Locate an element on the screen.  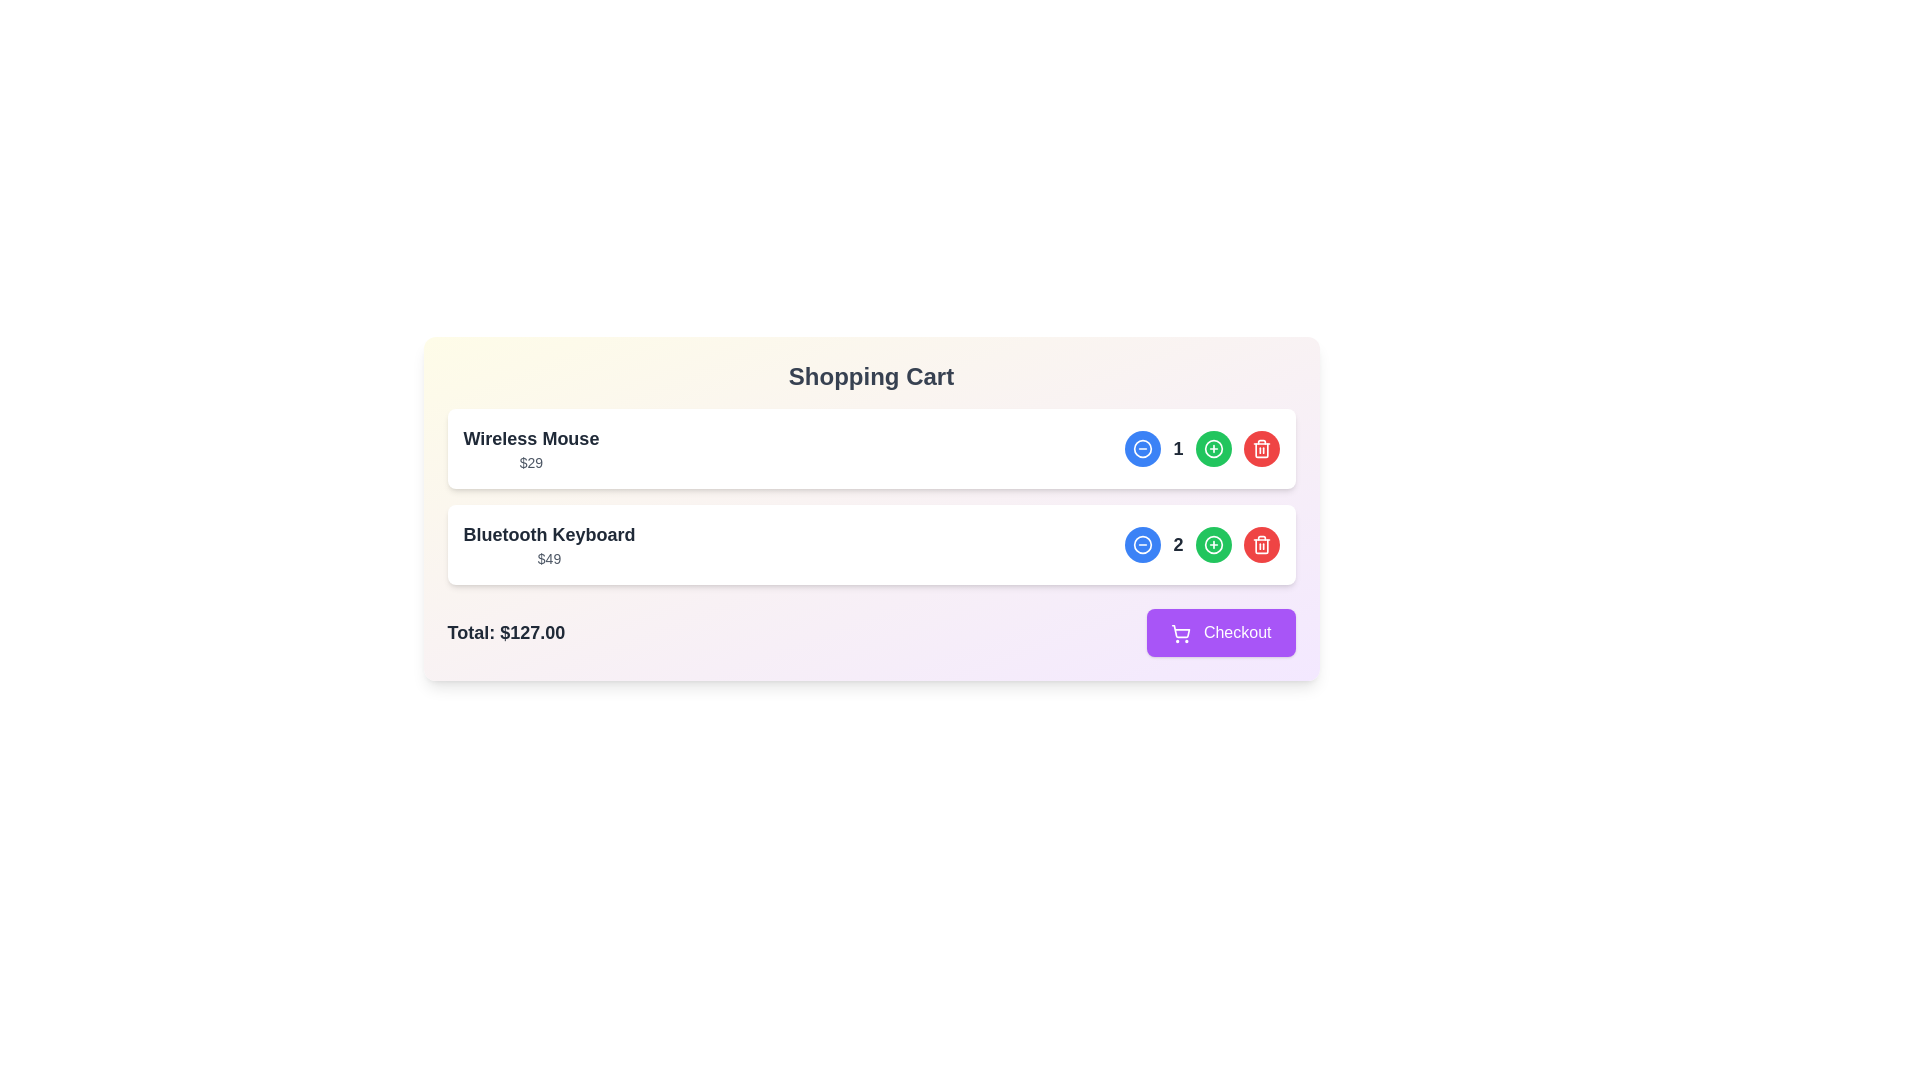
the 'Wireless Mouse' text label, which is a prominent and bold label displayed in dark gray above the price of '$29' in a shopping cart interface is located at coordinates (531, 438).